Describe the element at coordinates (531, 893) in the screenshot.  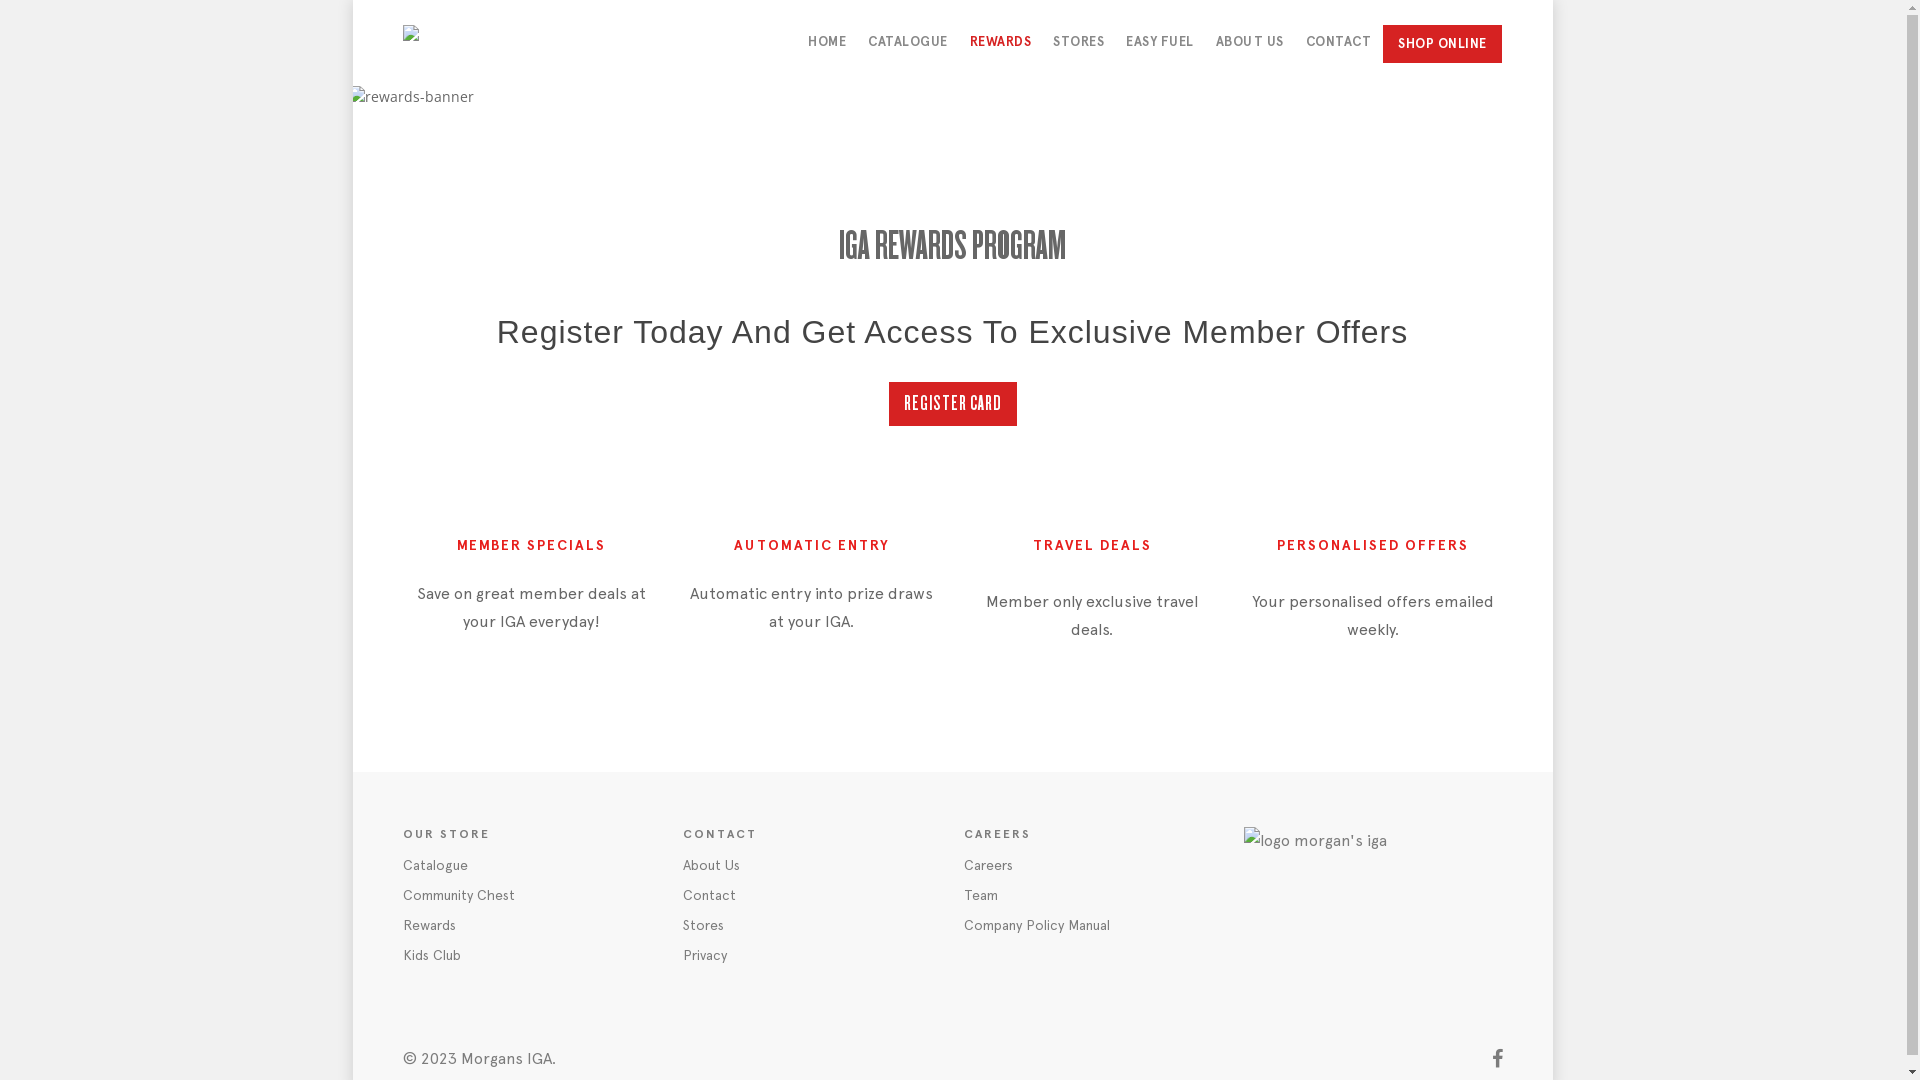
I see `'Community Chest'` at that location.